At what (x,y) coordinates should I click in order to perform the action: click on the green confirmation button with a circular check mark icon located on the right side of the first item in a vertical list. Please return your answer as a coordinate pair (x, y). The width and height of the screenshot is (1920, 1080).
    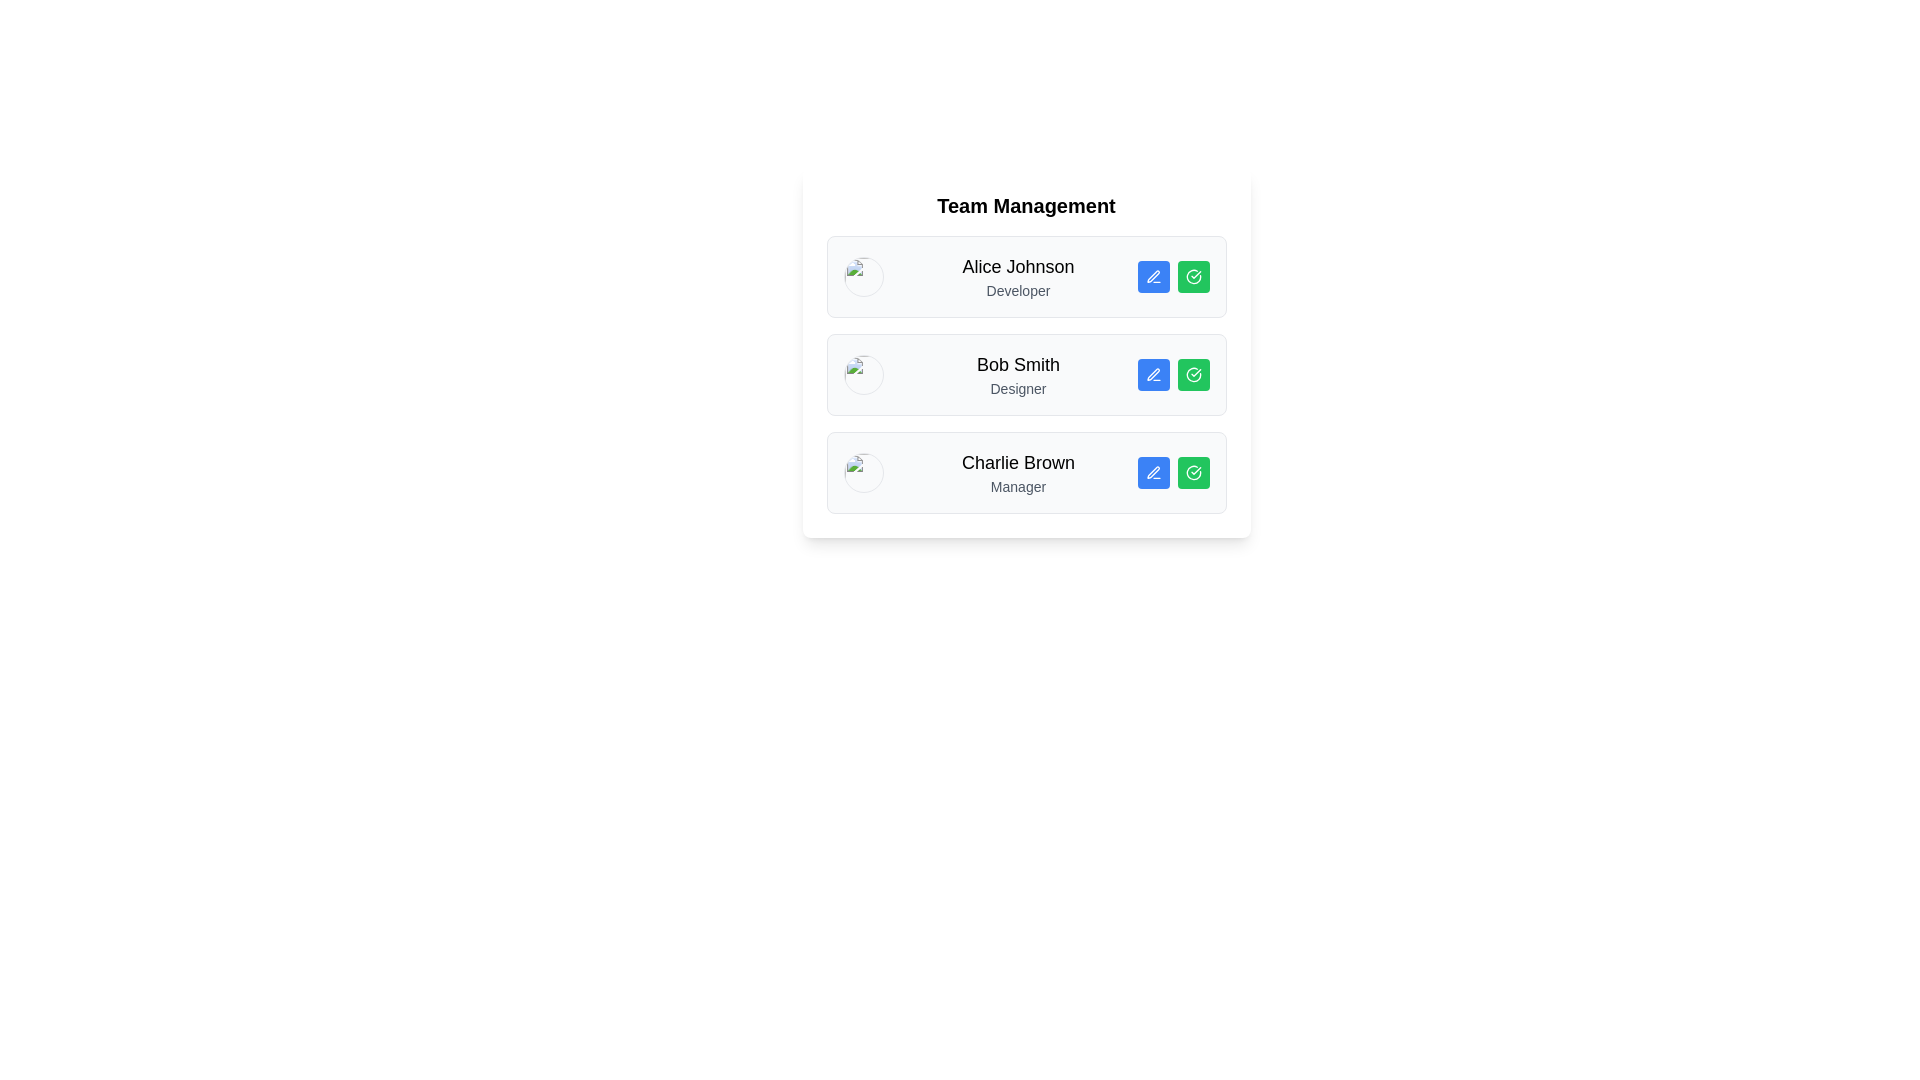
    Looking at the image, I should click on (1193, 277).